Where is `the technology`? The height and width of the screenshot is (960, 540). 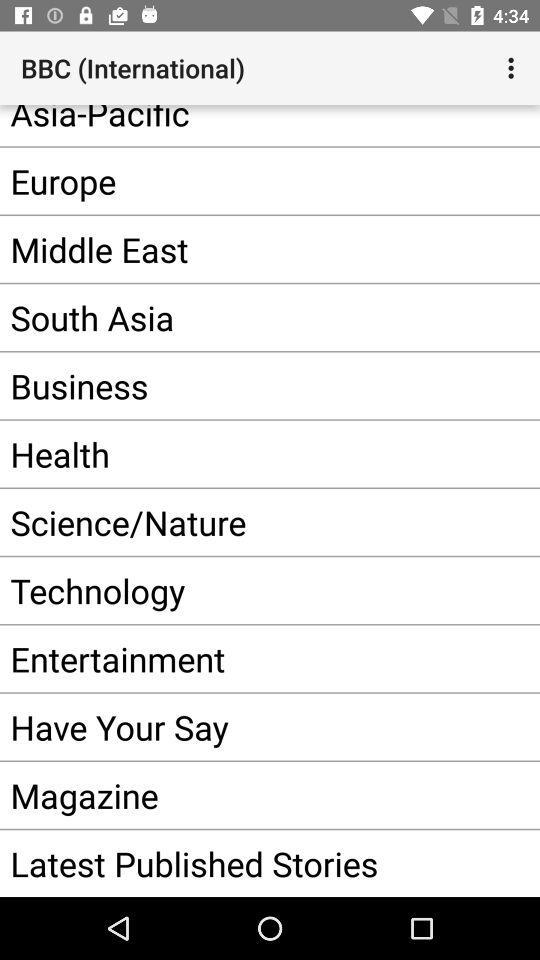
the technology is located at coordinates (249, 590).